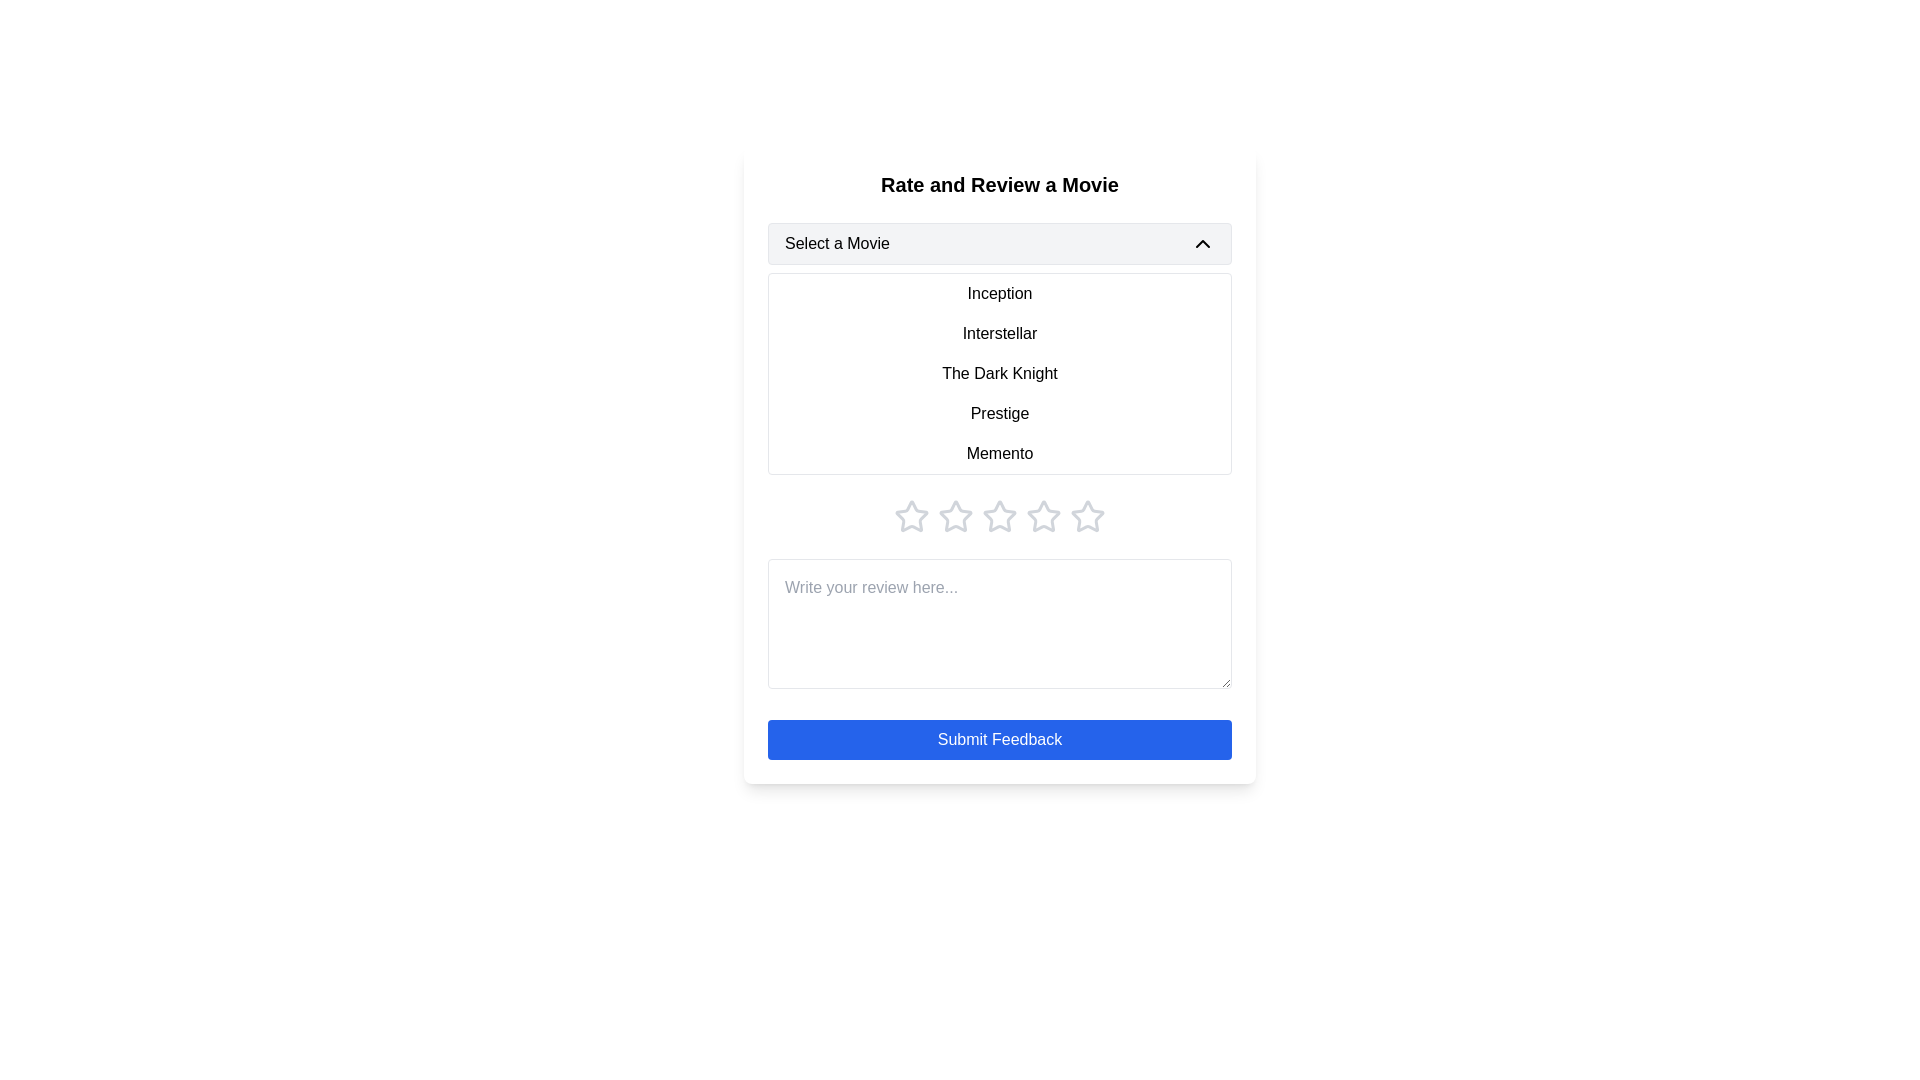 The height and width of the screenshot is (1080, 1920). I want to click on a row in the Dropdown menu, so click(999, 374).